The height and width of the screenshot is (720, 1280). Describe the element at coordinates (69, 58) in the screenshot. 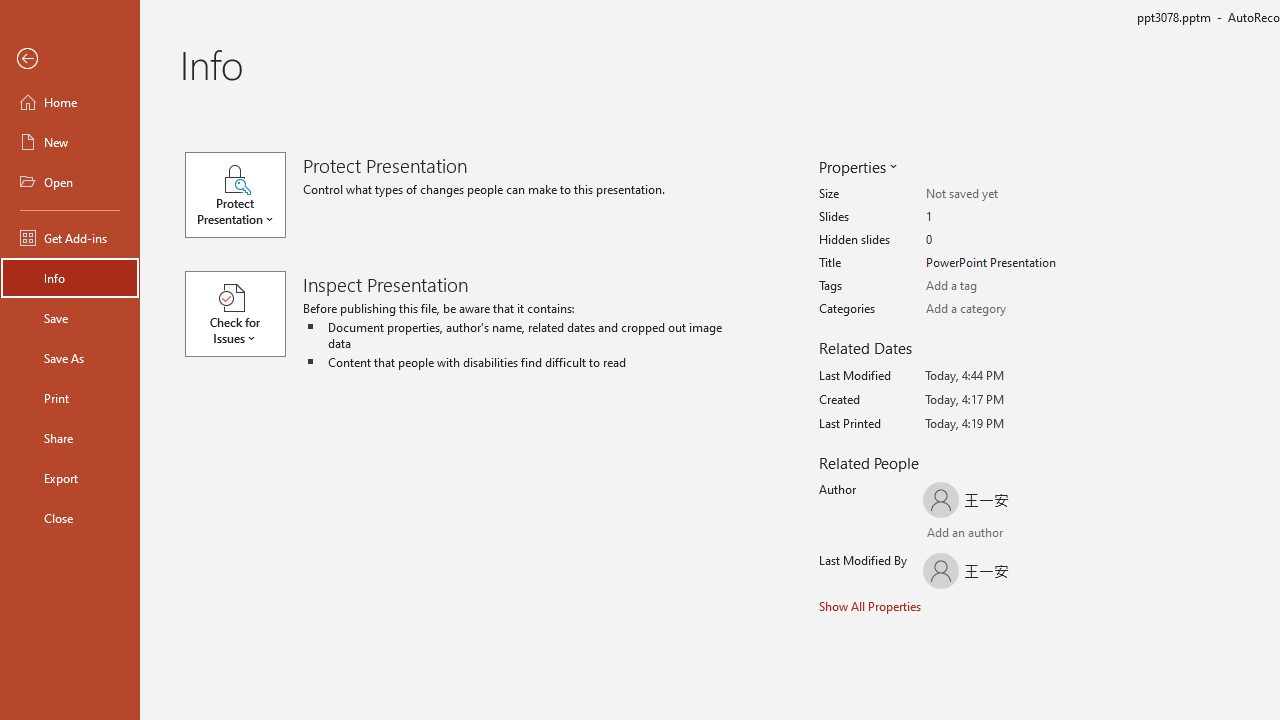

I see `'Back'` at that location.